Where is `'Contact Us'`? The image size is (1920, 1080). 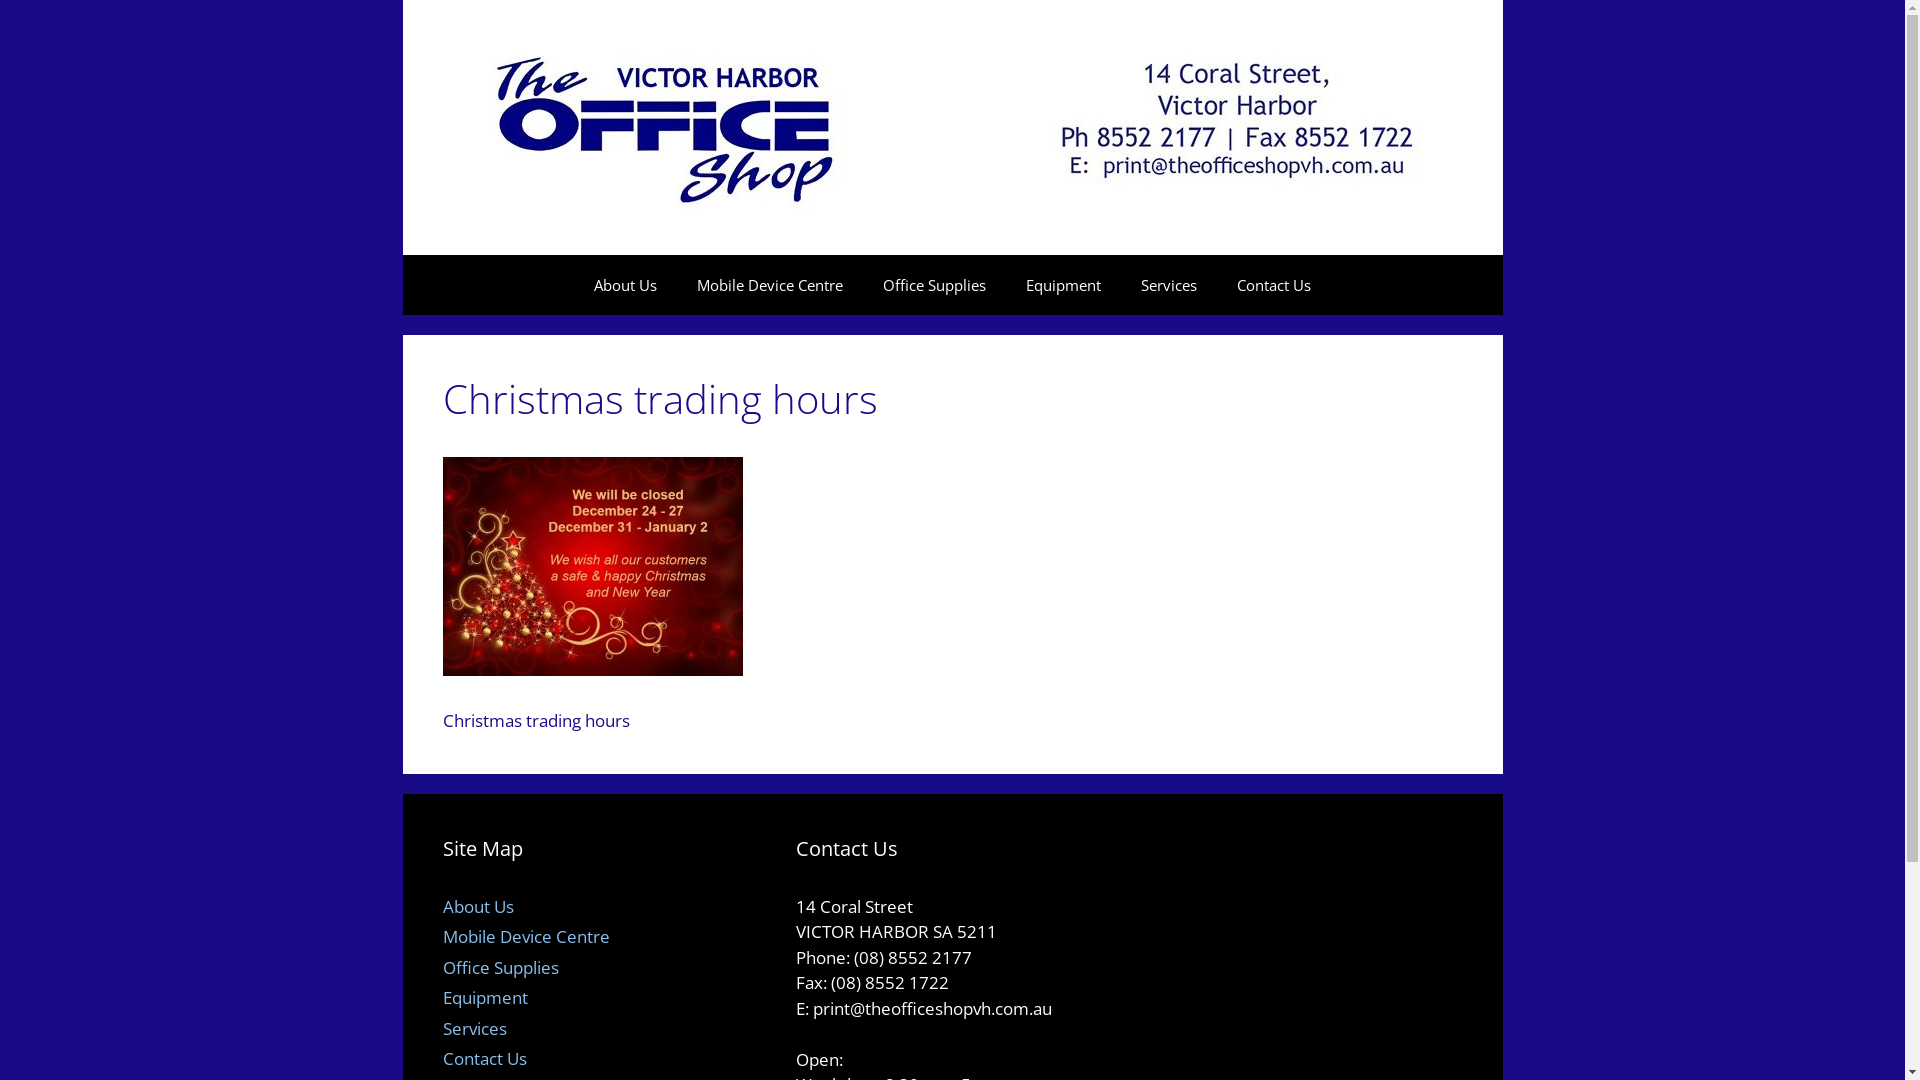 'Contact Us' is located at coordinates (484, 1057).